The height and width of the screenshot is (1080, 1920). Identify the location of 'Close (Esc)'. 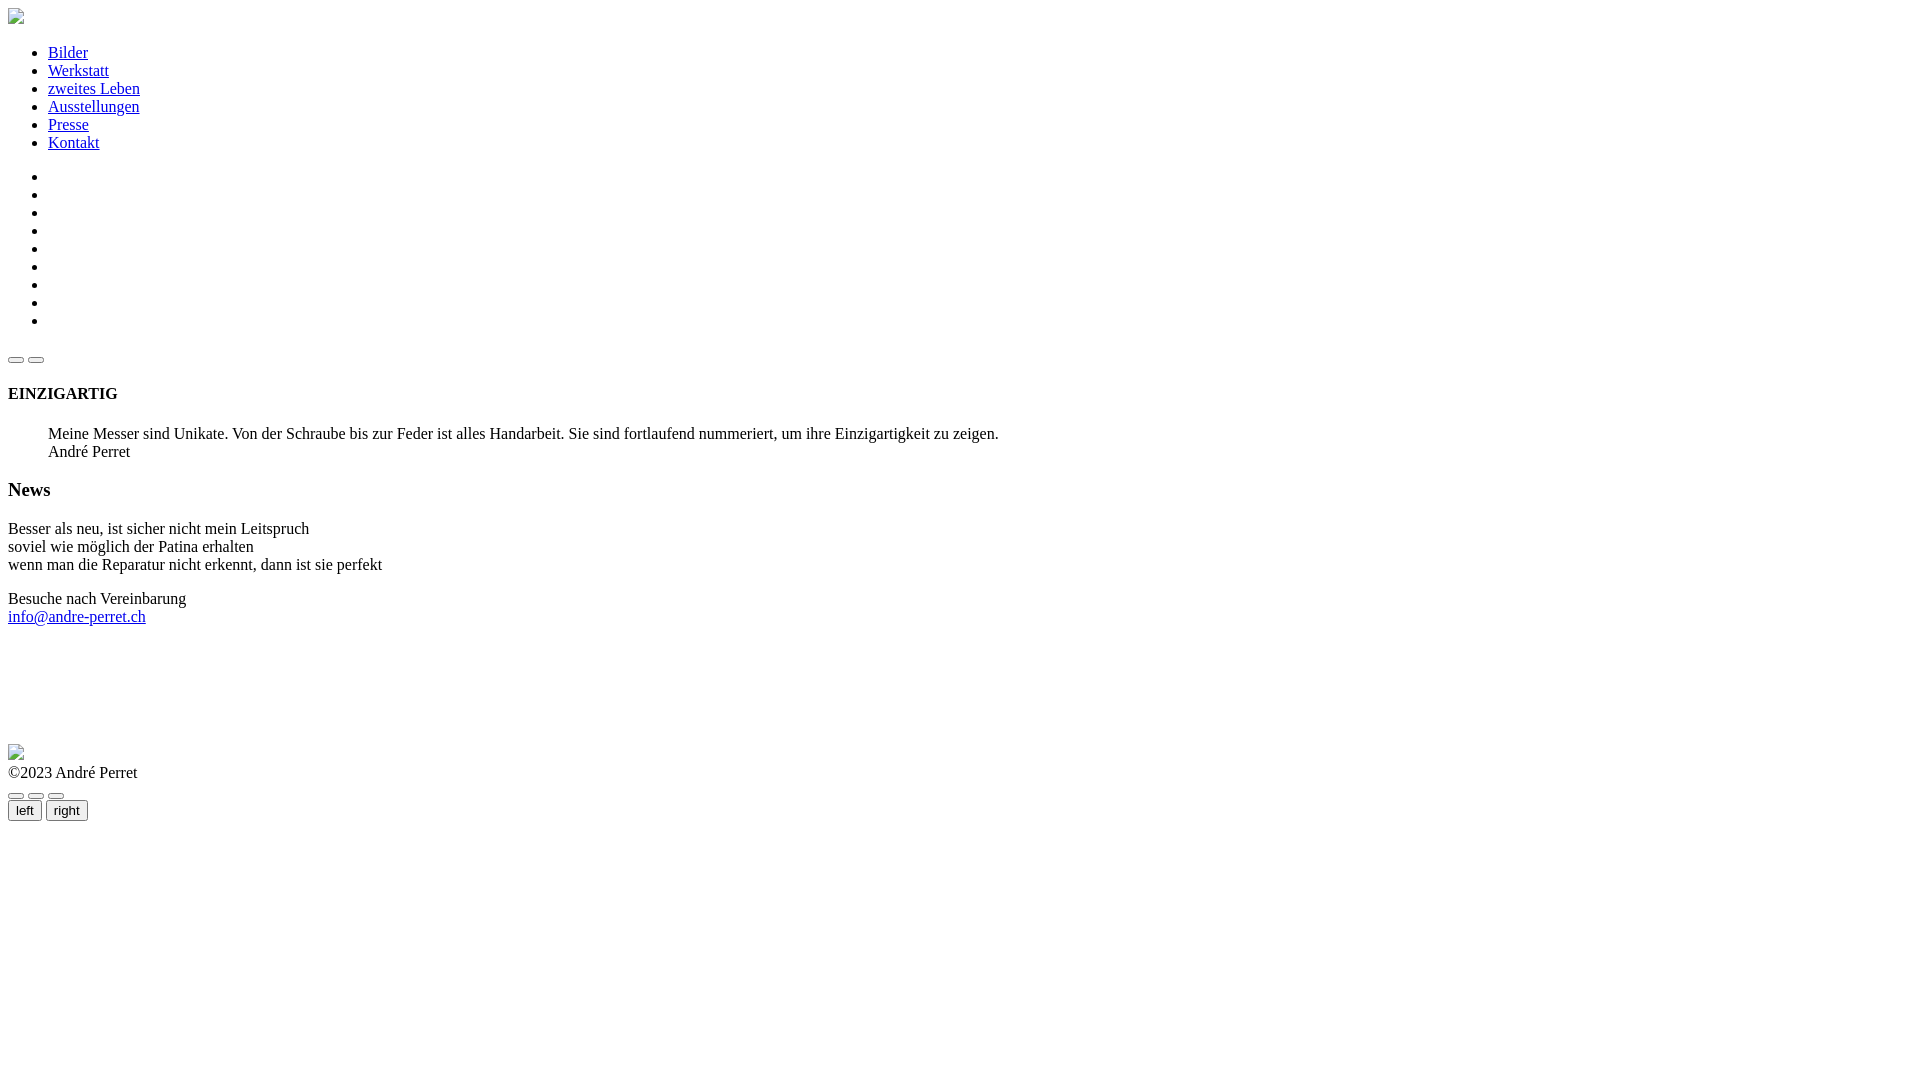
(15, 794).